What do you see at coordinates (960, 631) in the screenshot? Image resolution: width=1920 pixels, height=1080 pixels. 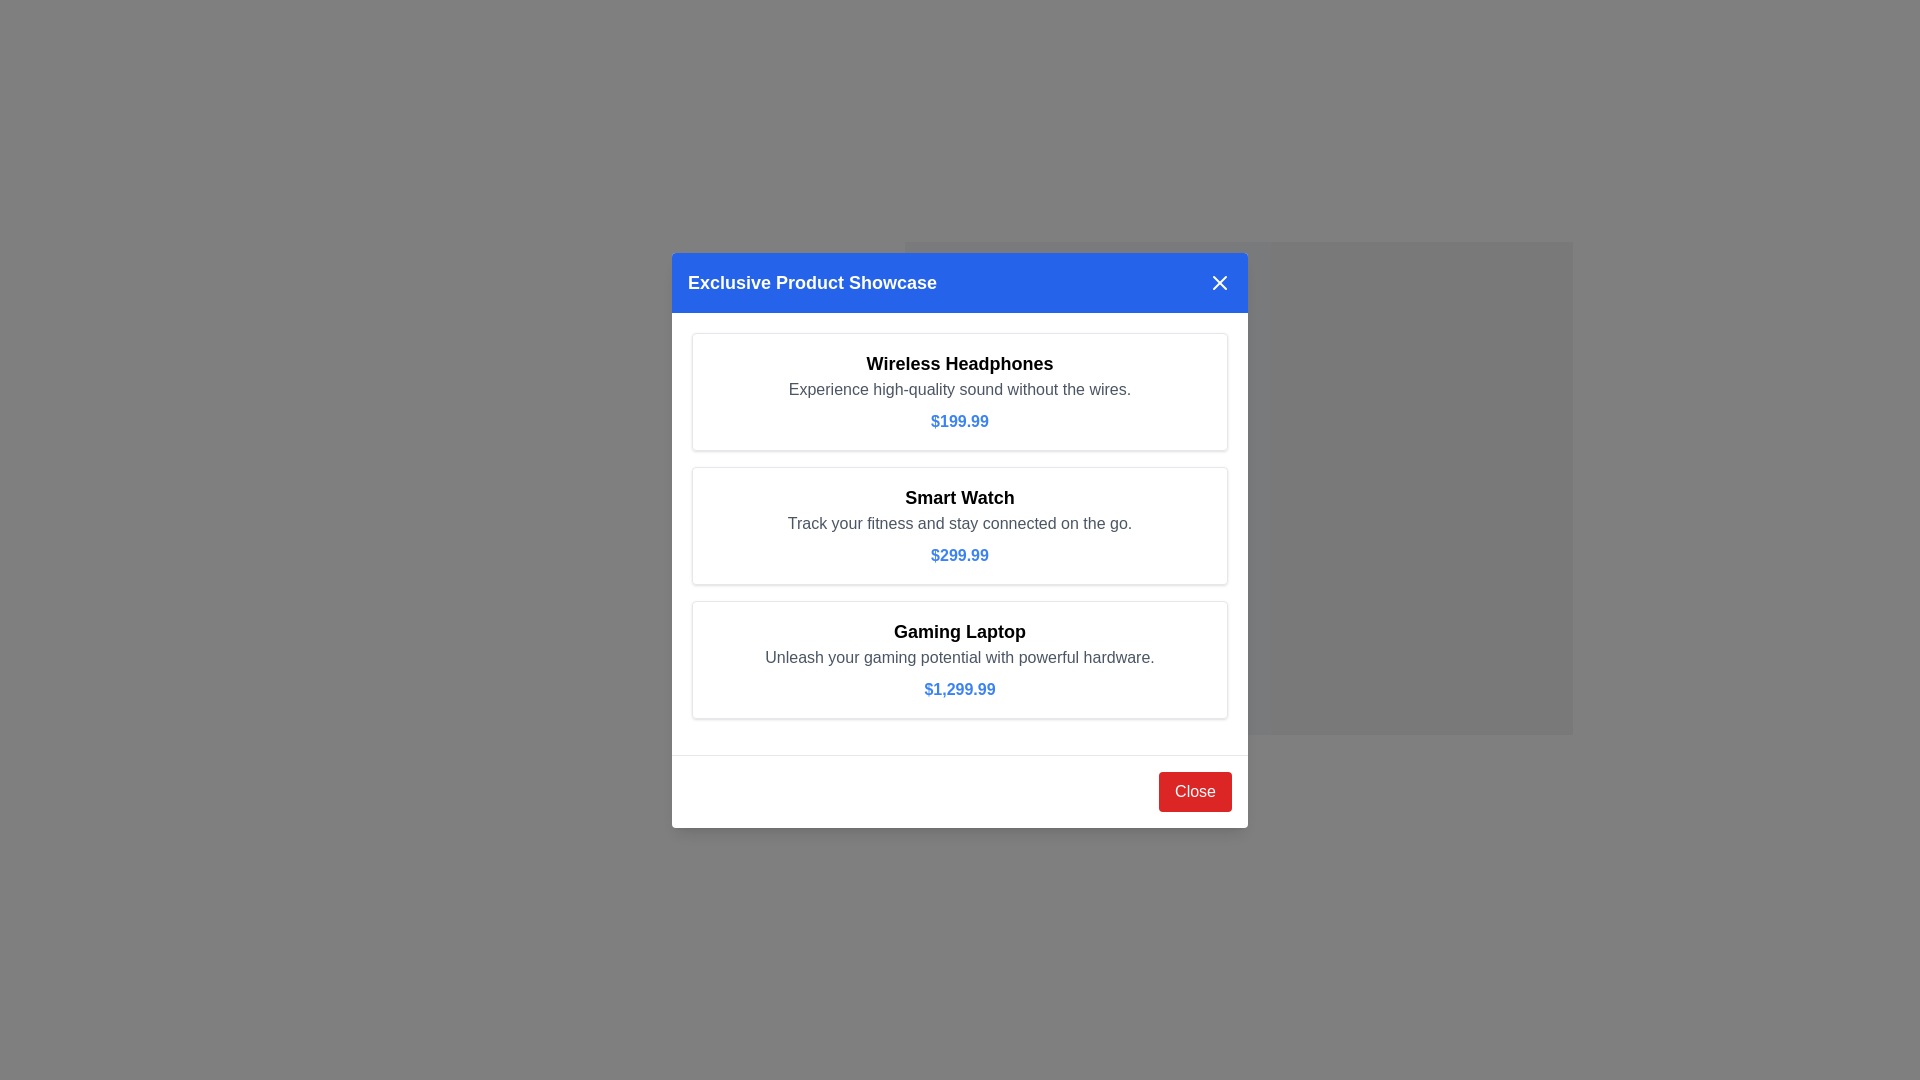 I see `the product title label located at the center-bottom of the list box, which provides the name of the product and is positioned above the subtitle 'Unleash your gaming potential with powerful hardware.'` at bounding box center [960, 631].